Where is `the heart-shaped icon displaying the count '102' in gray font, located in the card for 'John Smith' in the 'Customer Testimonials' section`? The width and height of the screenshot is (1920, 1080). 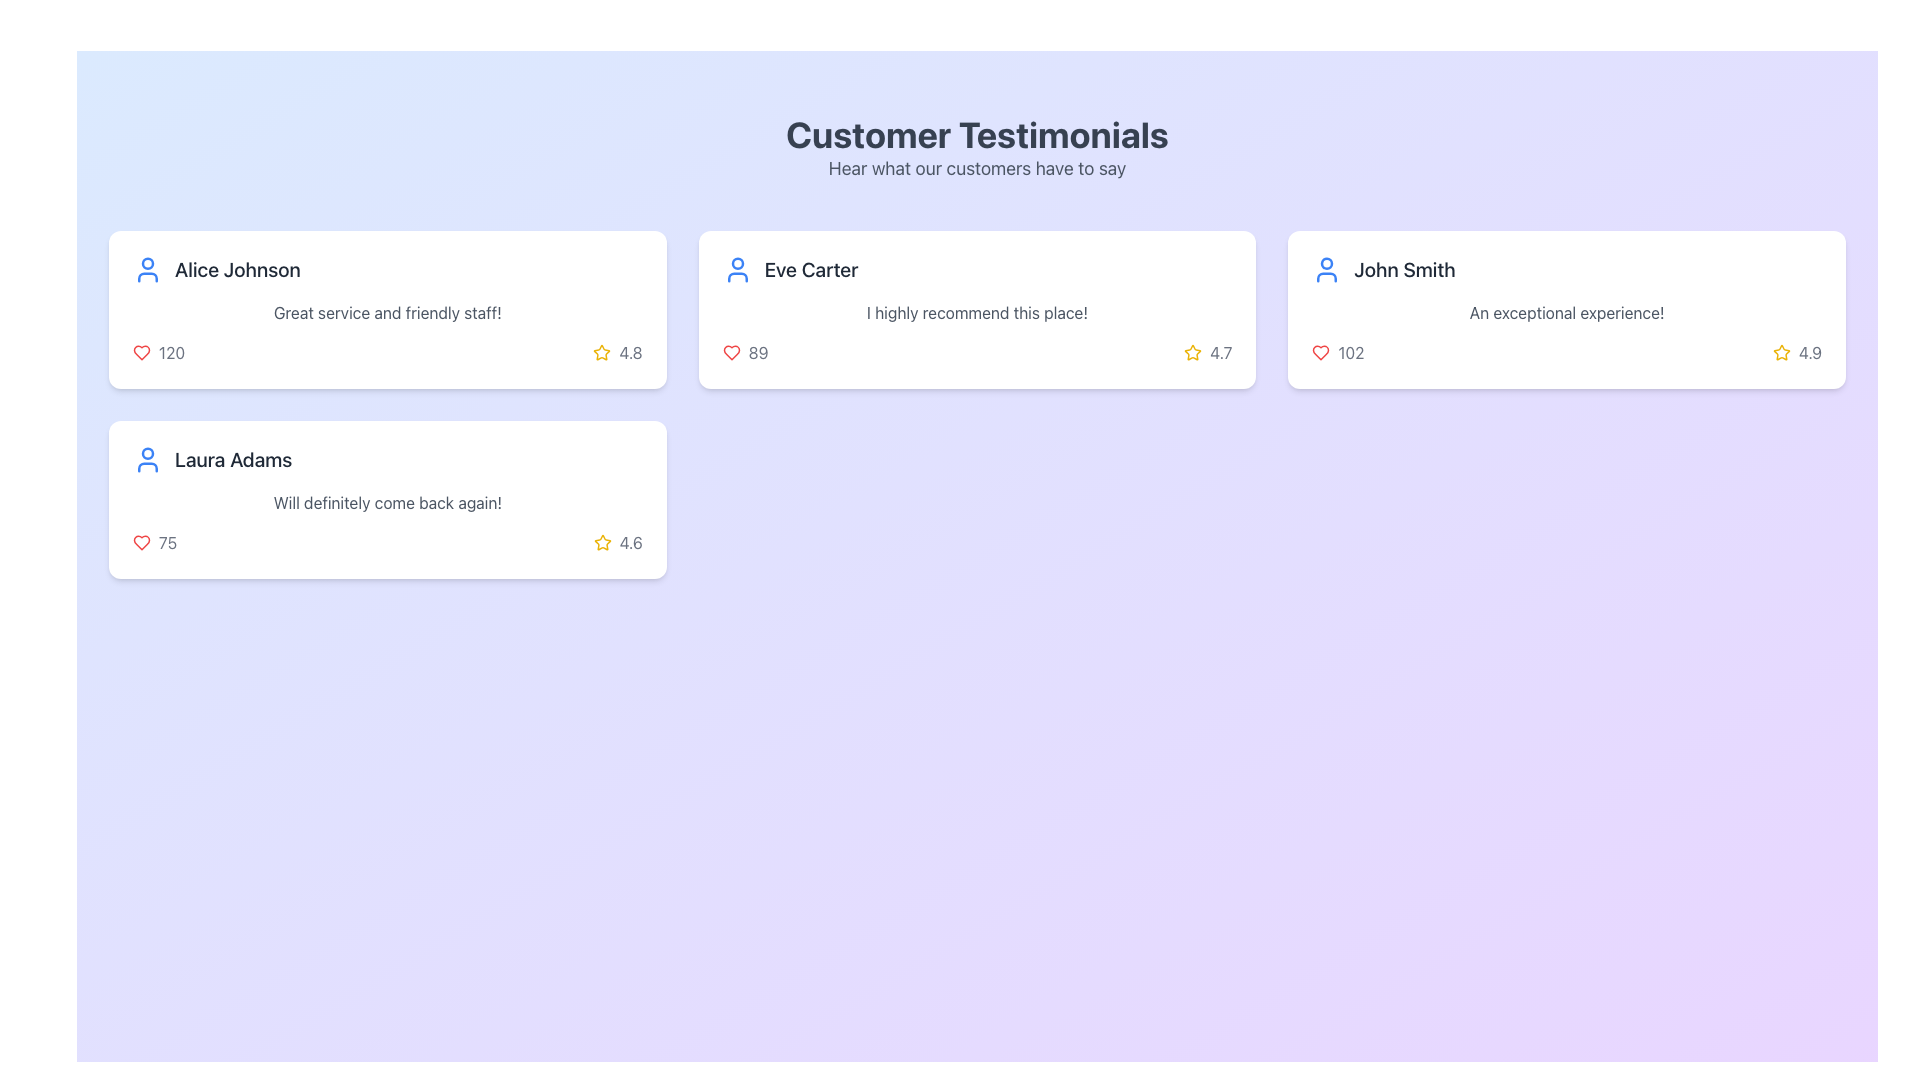
the heart-shaped icon displaying the count '102' in gray font, located in the card for 'John Smith' in the 'Customer Testimonials' section is located at coordinates (1338, 352).